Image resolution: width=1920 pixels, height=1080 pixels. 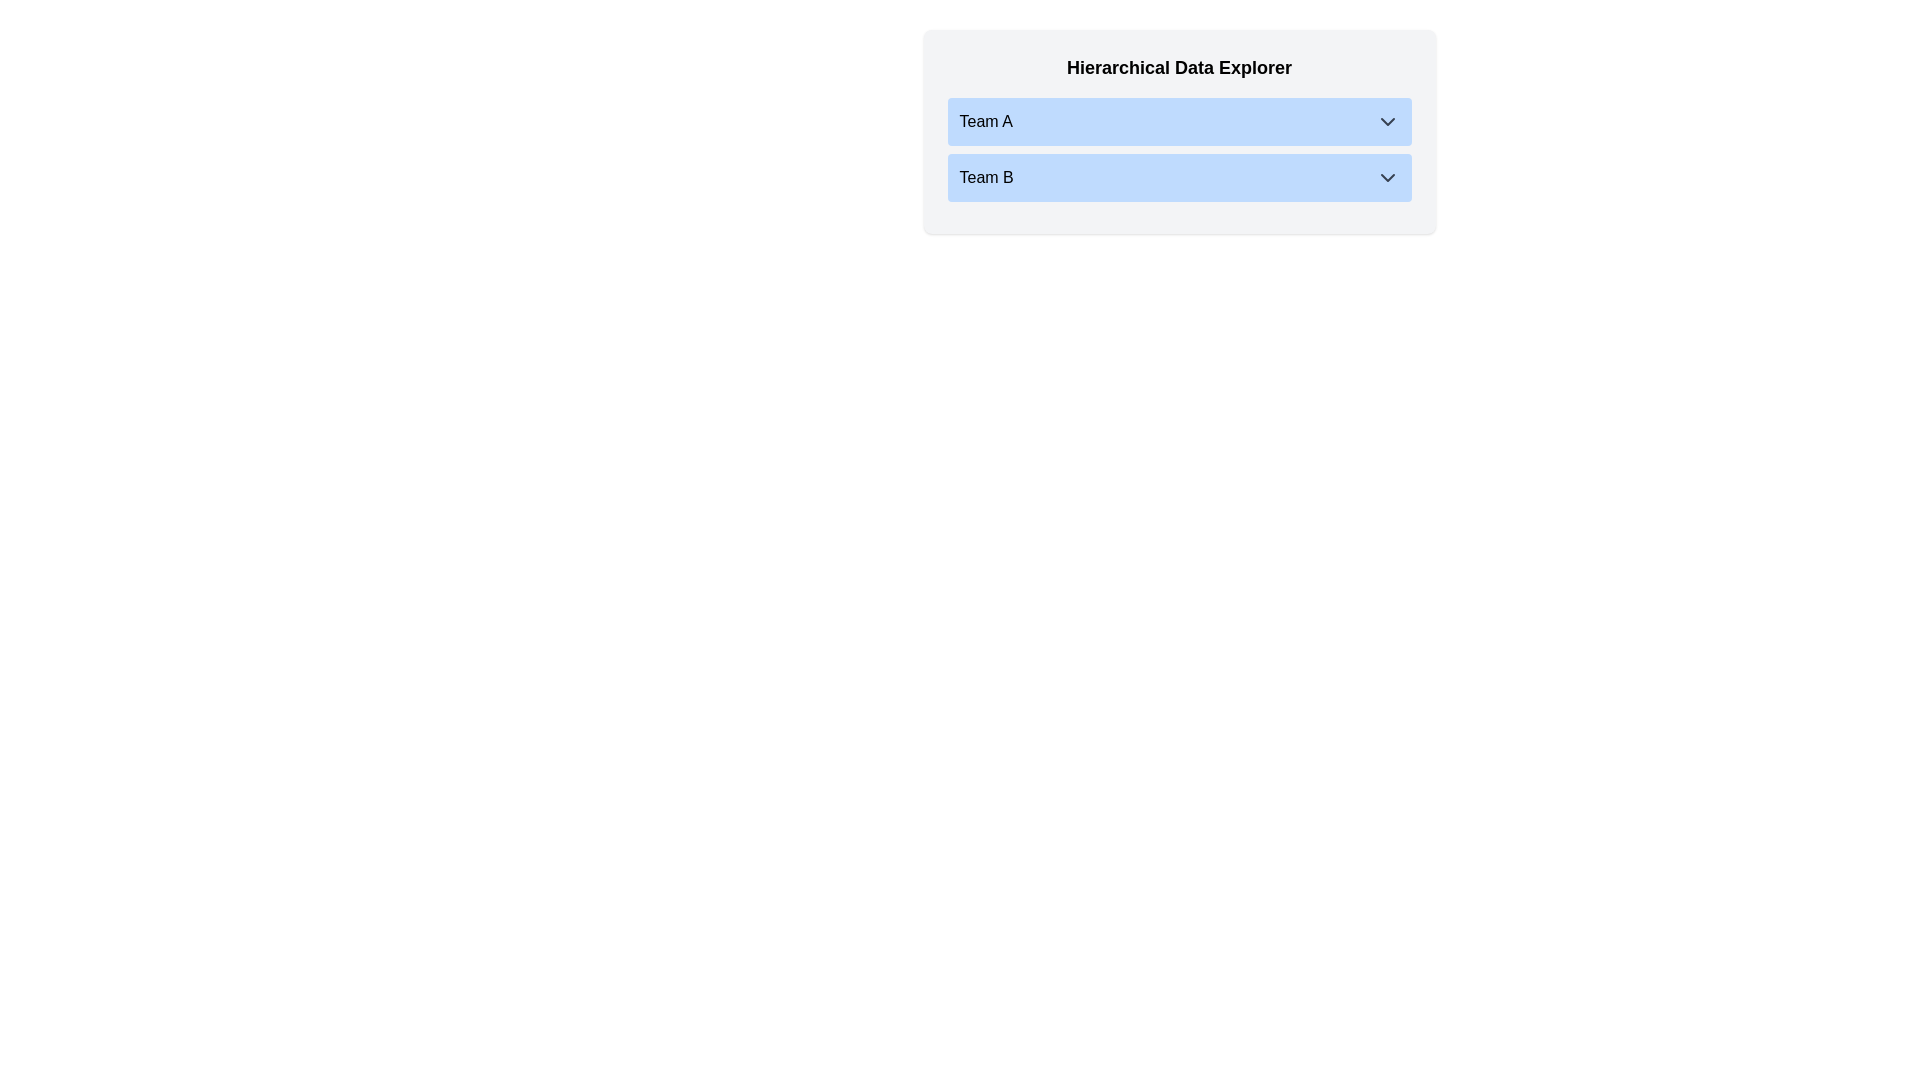 I want to click on the text of the group name Team B, so click(x=986, y=176).